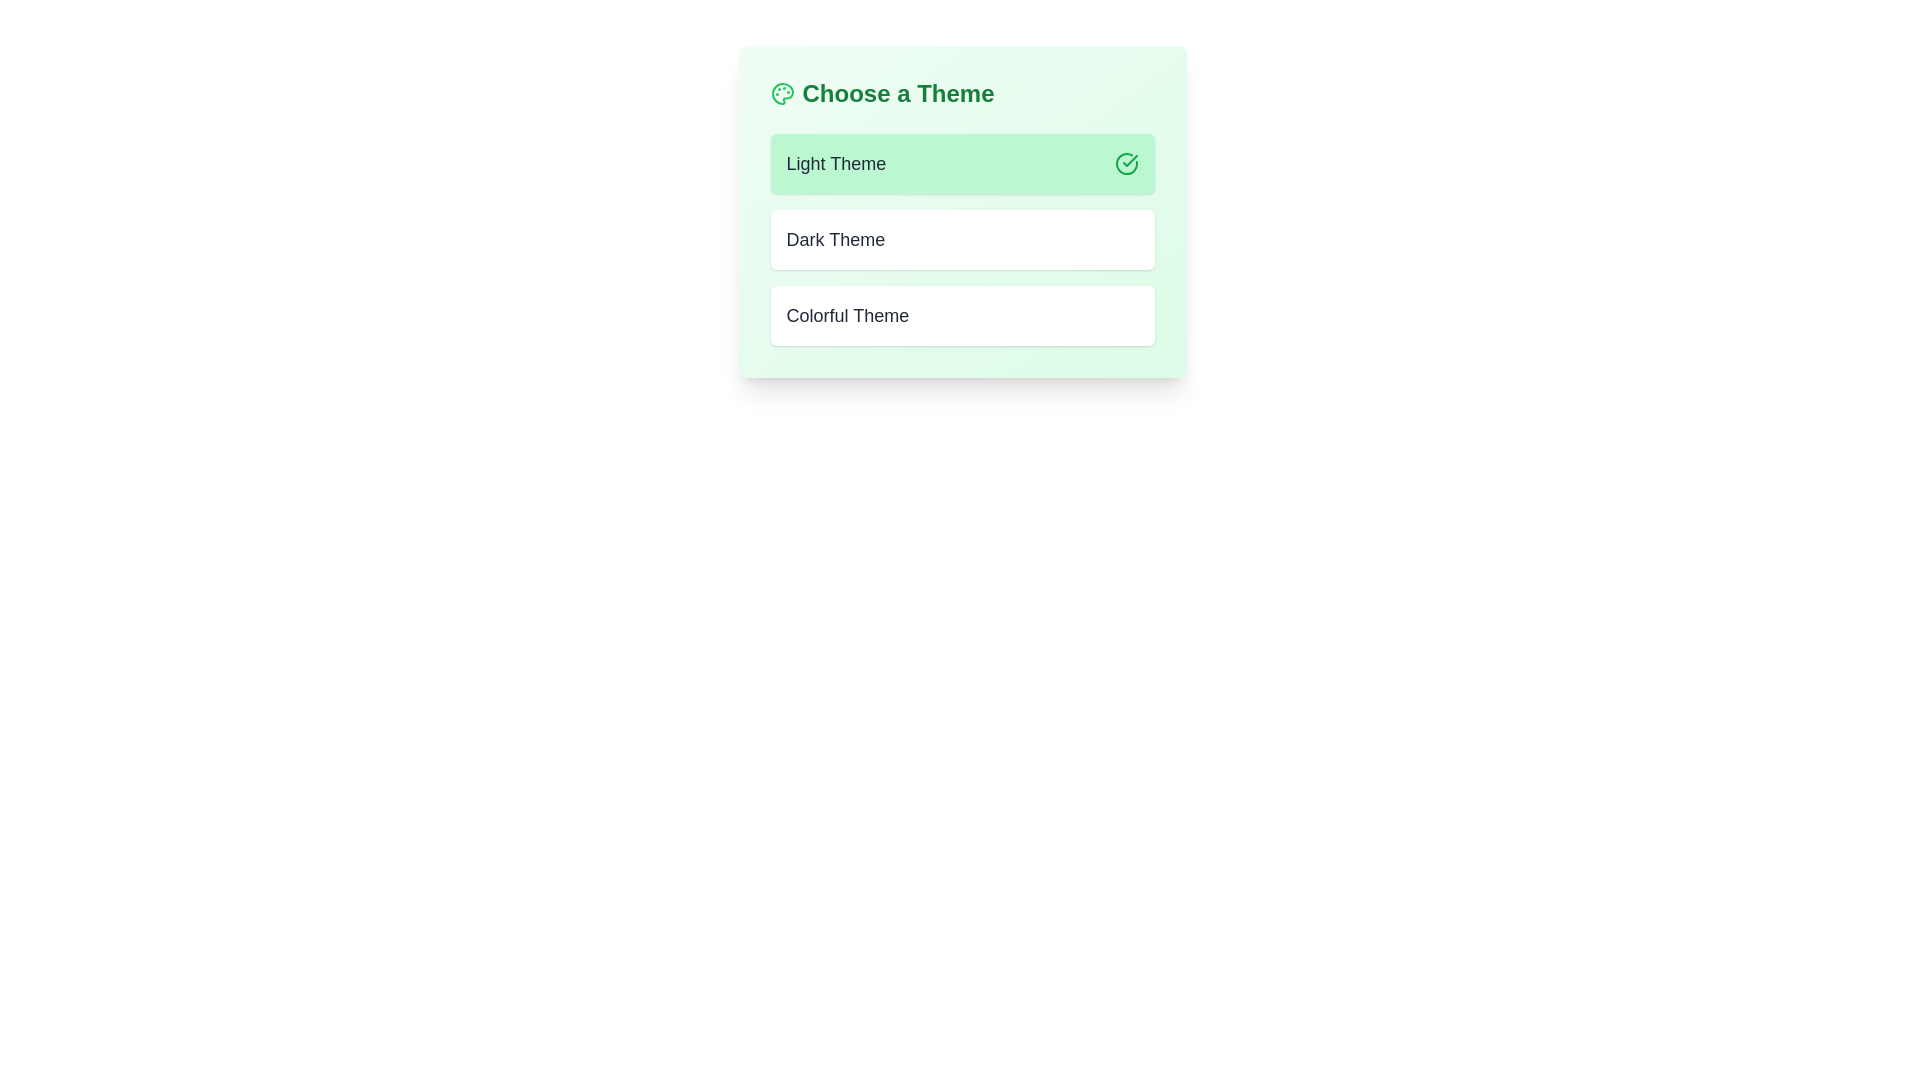 Image resolution: width=1920 pixels, height=1080 pixels. I want to click on the List Item Button labeled 'Dark Theme' in the 'Choose a Theme' section, so click(962, 238).